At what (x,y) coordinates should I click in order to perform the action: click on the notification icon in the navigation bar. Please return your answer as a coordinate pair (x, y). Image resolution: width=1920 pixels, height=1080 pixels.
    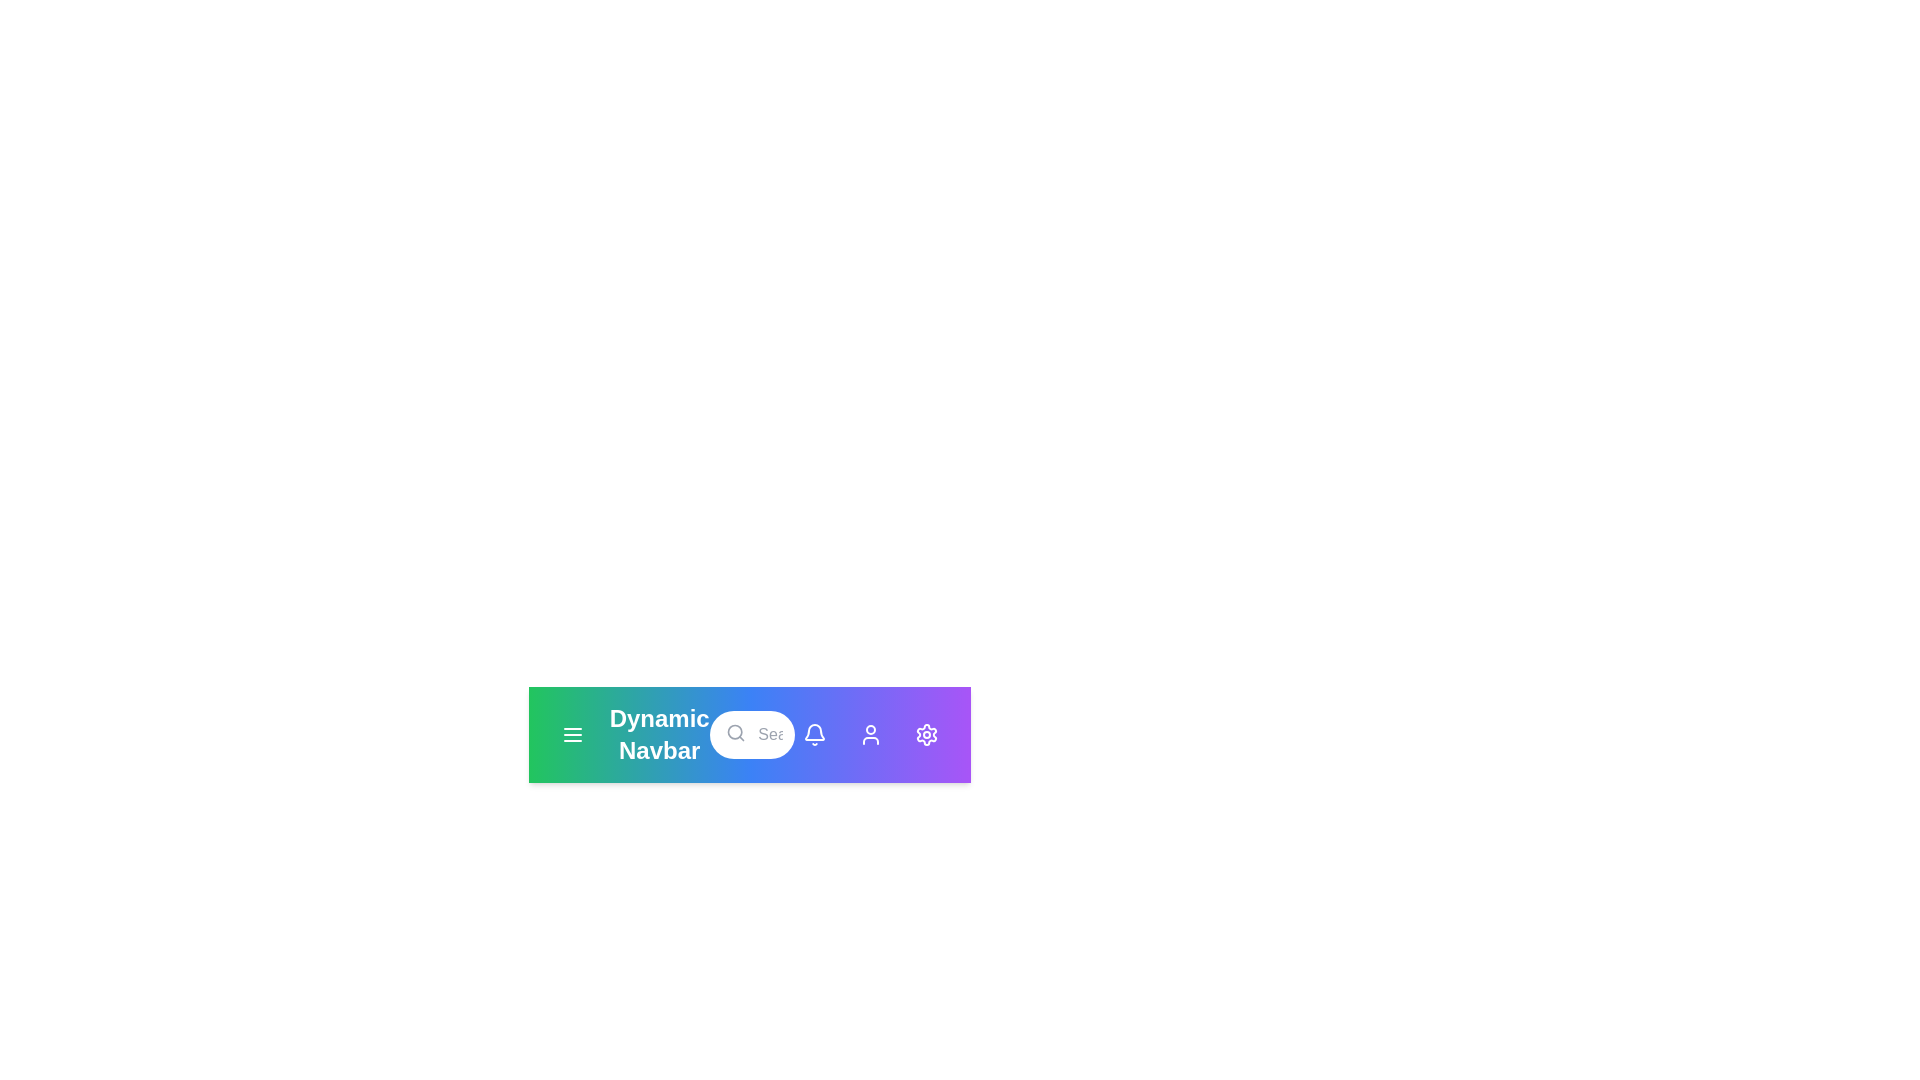
    Looking at the image, I should click on (815, 735).